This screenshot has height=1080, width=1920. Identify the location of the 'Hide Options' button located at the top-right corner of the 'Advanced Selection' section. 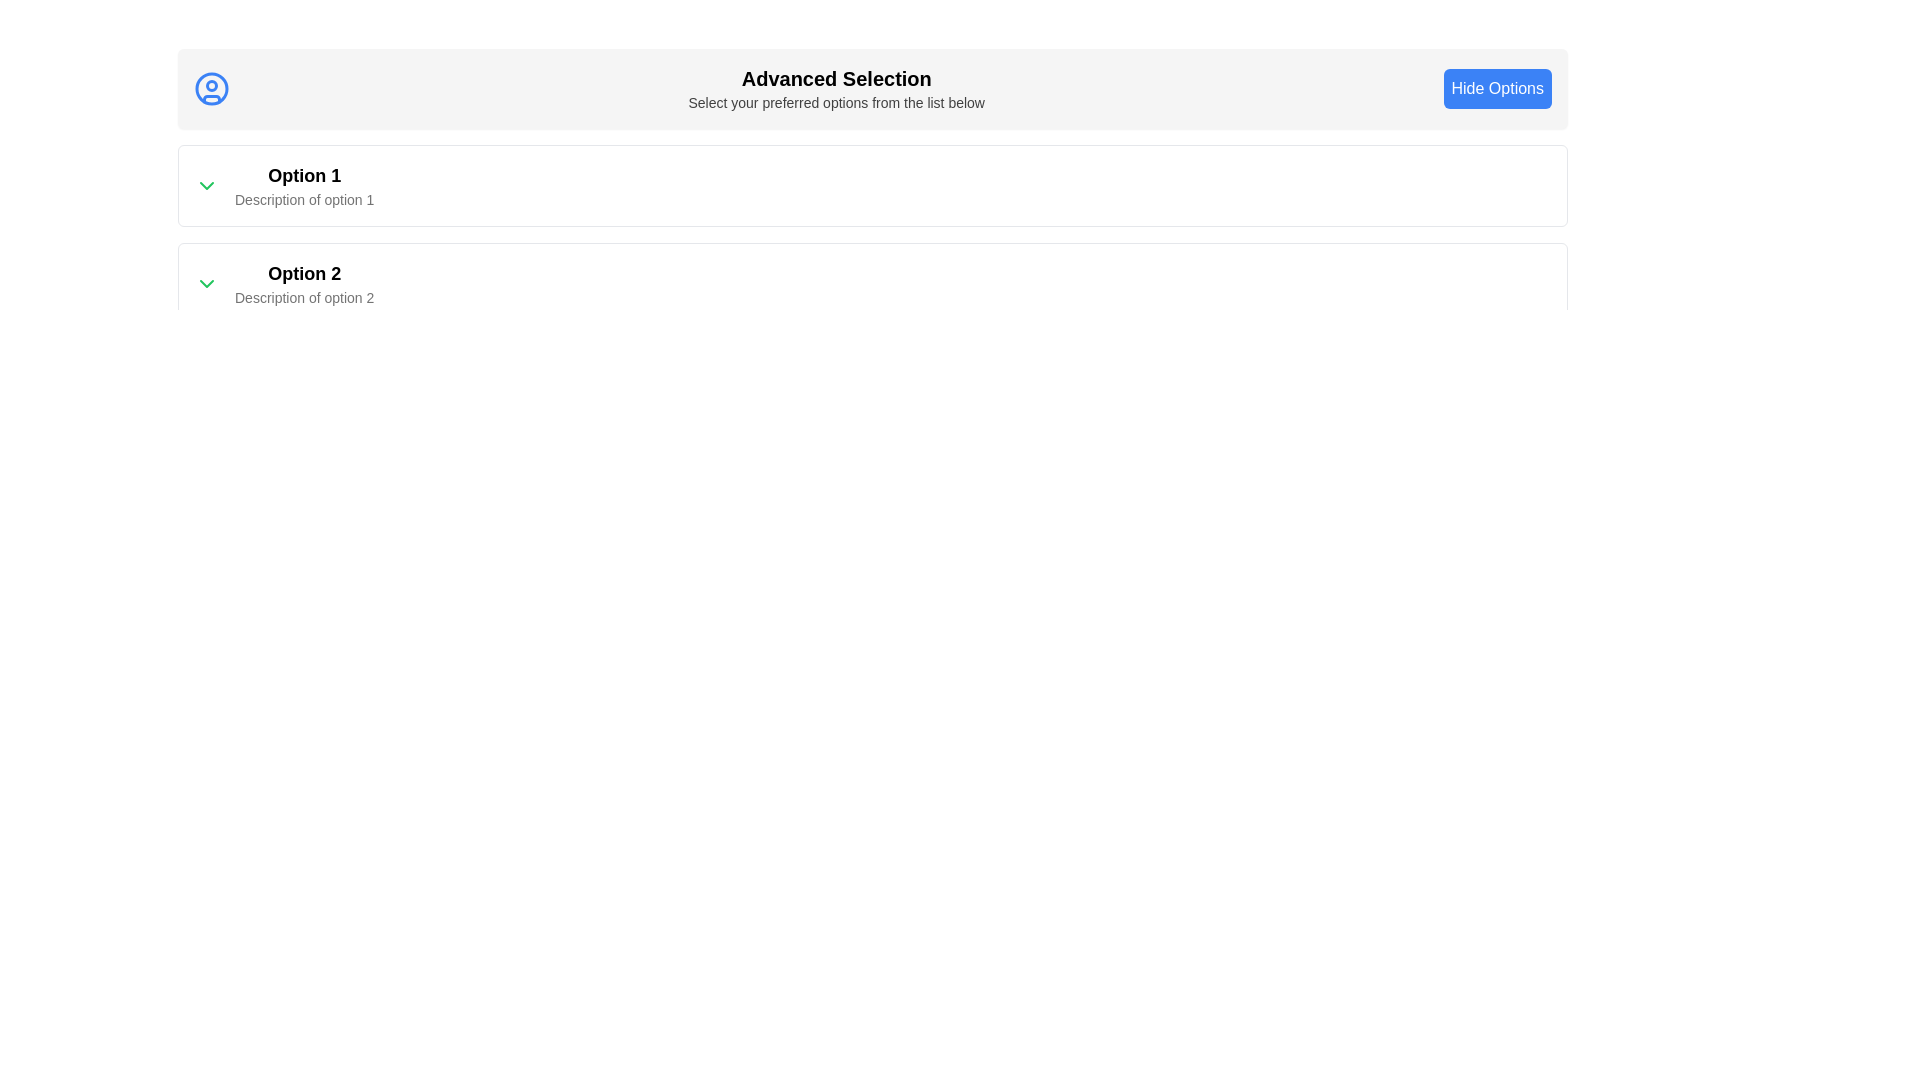
(1497, 87).